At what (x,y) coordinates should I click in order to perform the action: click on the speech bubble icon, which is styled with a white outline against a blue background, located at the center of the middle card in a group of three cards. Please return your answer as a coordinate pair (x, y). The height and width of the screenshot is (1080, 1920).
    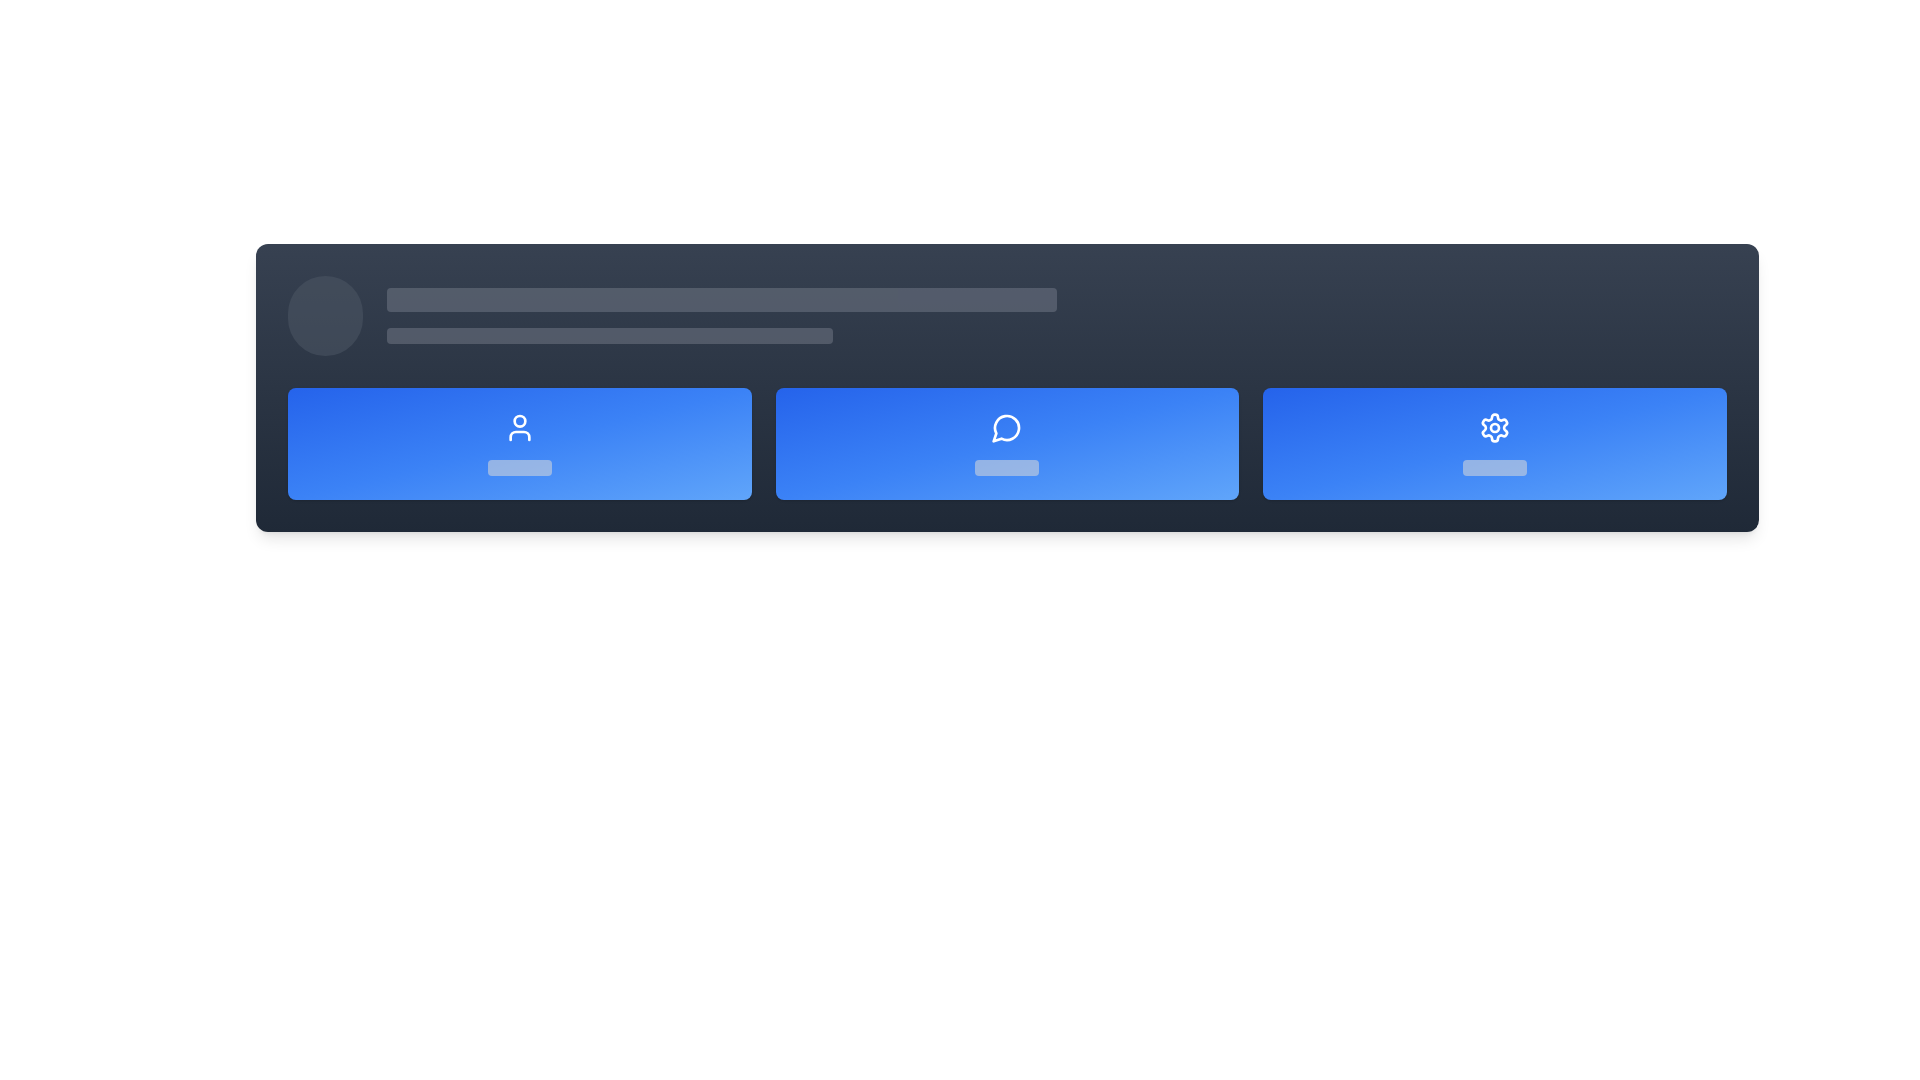
    Looking at the image, I should click on (1007, 427).